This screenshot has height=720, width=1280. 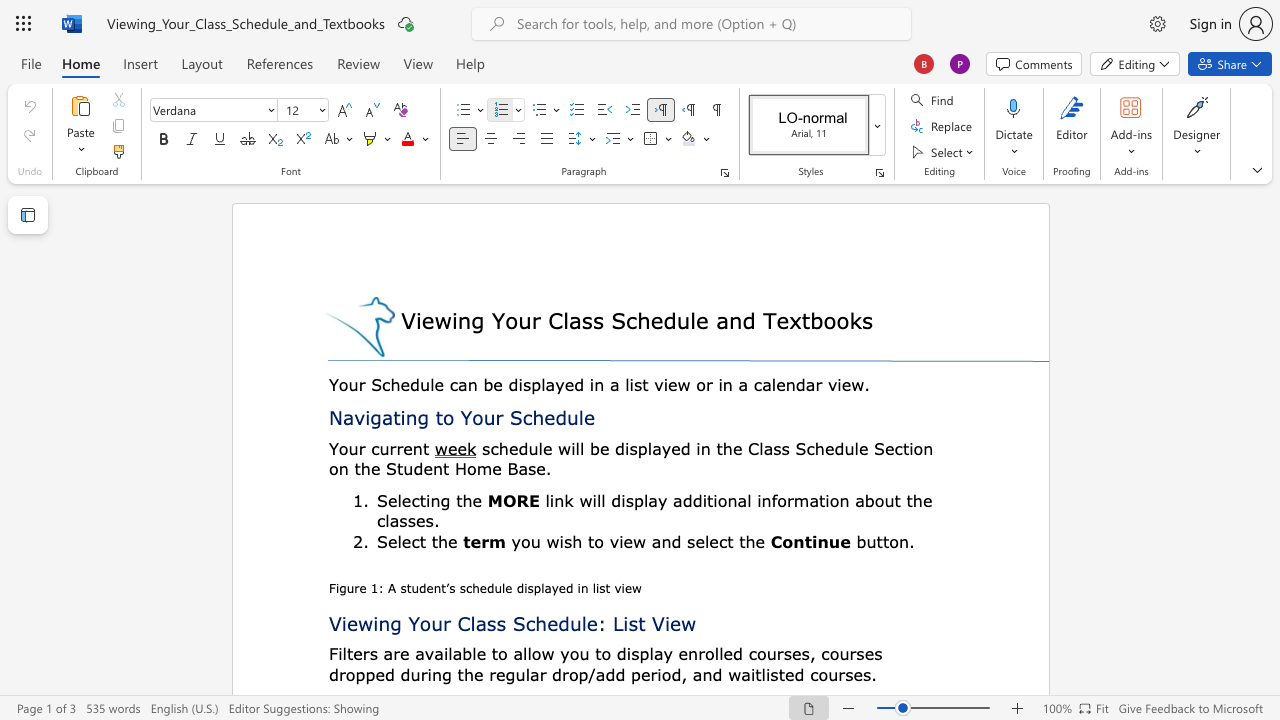 I want to click on the 1th character "h" in the text, so click(x=442, y=541).